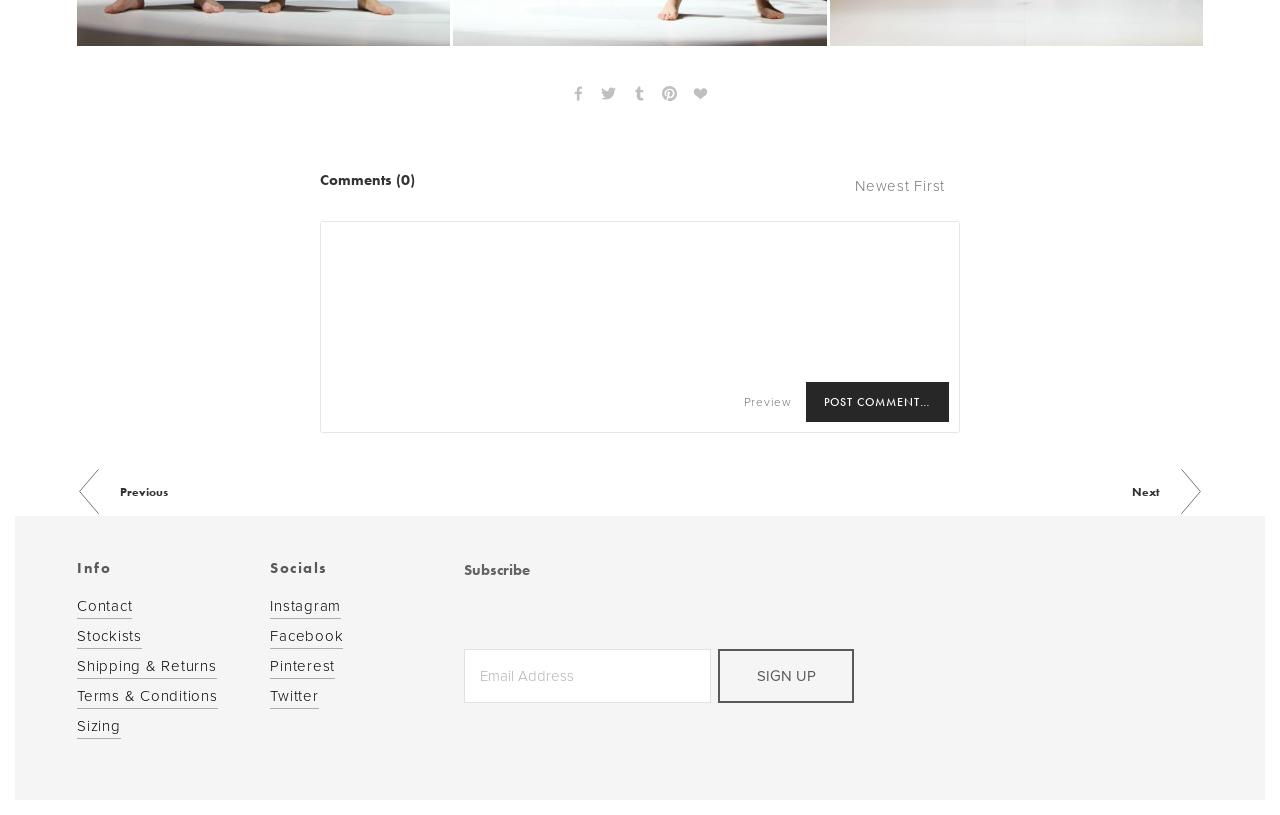 Image resolution: width=1280 pixels, height=815 pixels. Describe the element at coordinates (898, 185) in the screenshot. I see `'Newest First'` at that location.